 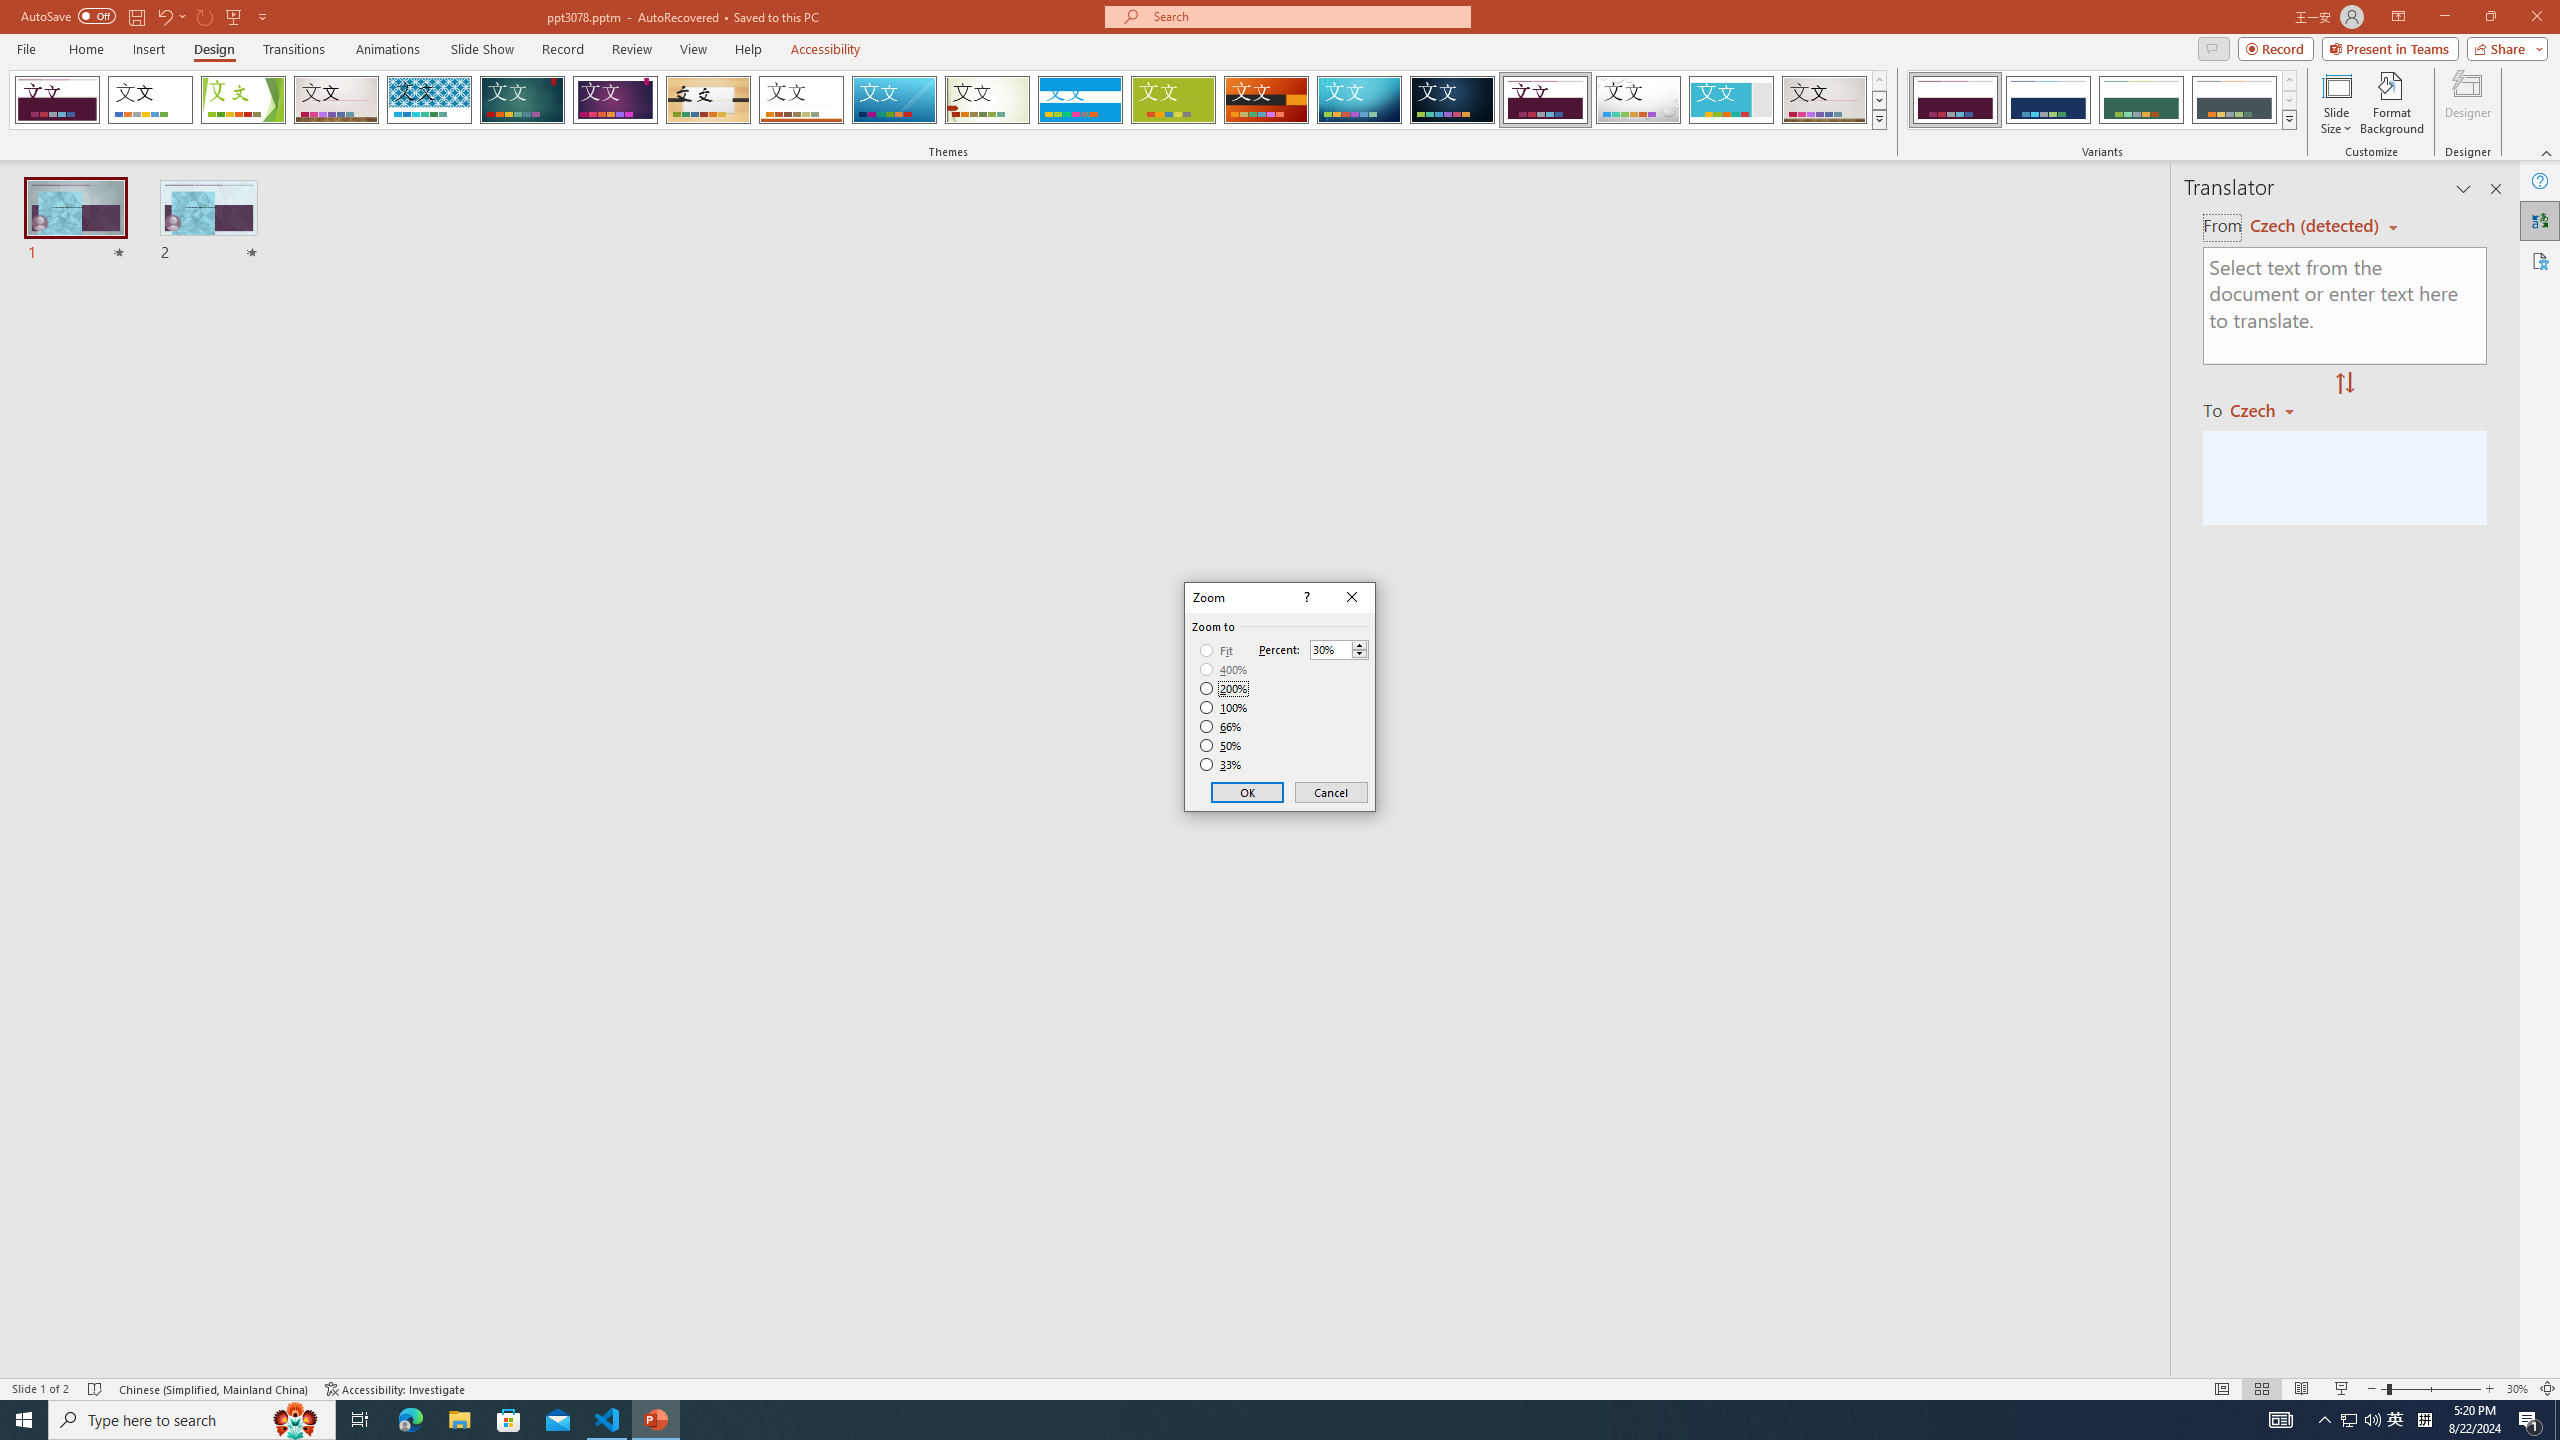 What do you see at coordinates (1545, 99) in the screenshot?
I see `'Dividend'` at bounding box center [1545, 99].